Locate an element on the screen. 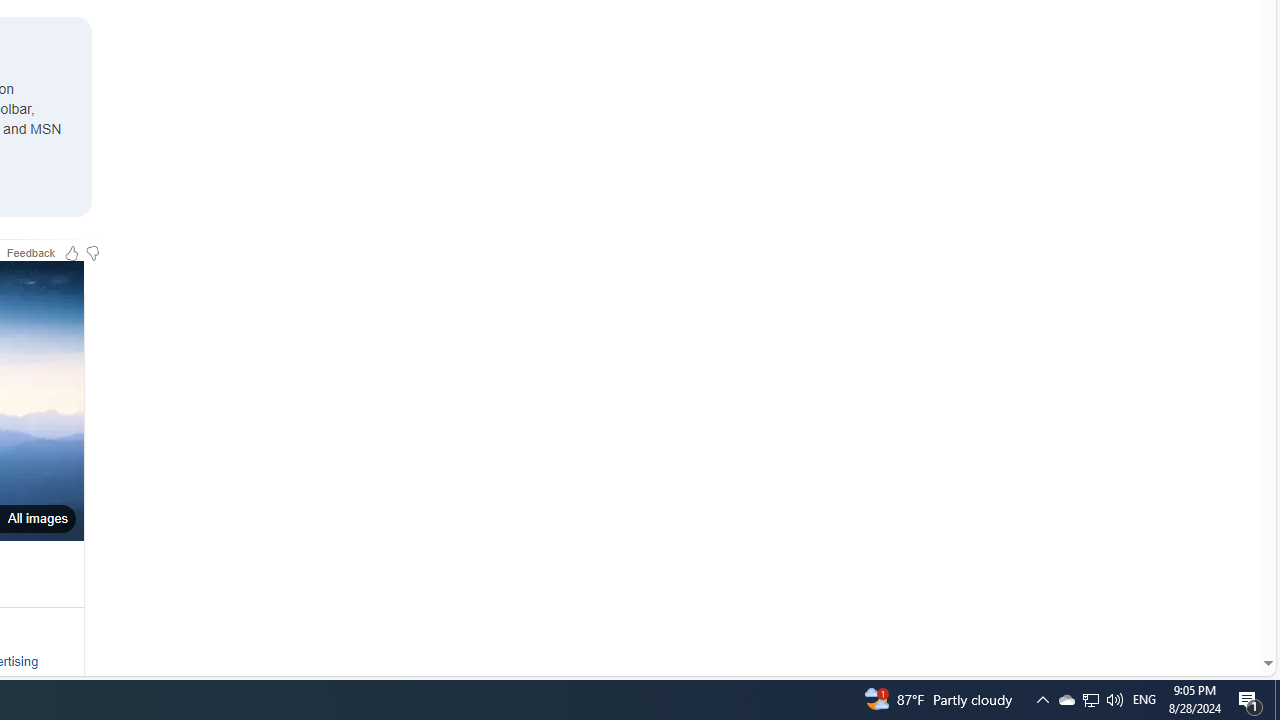 The height and width of the screenshot is (720, 1280). 'AutomationID: mfa_root' is located at coordinates (1192, 602).